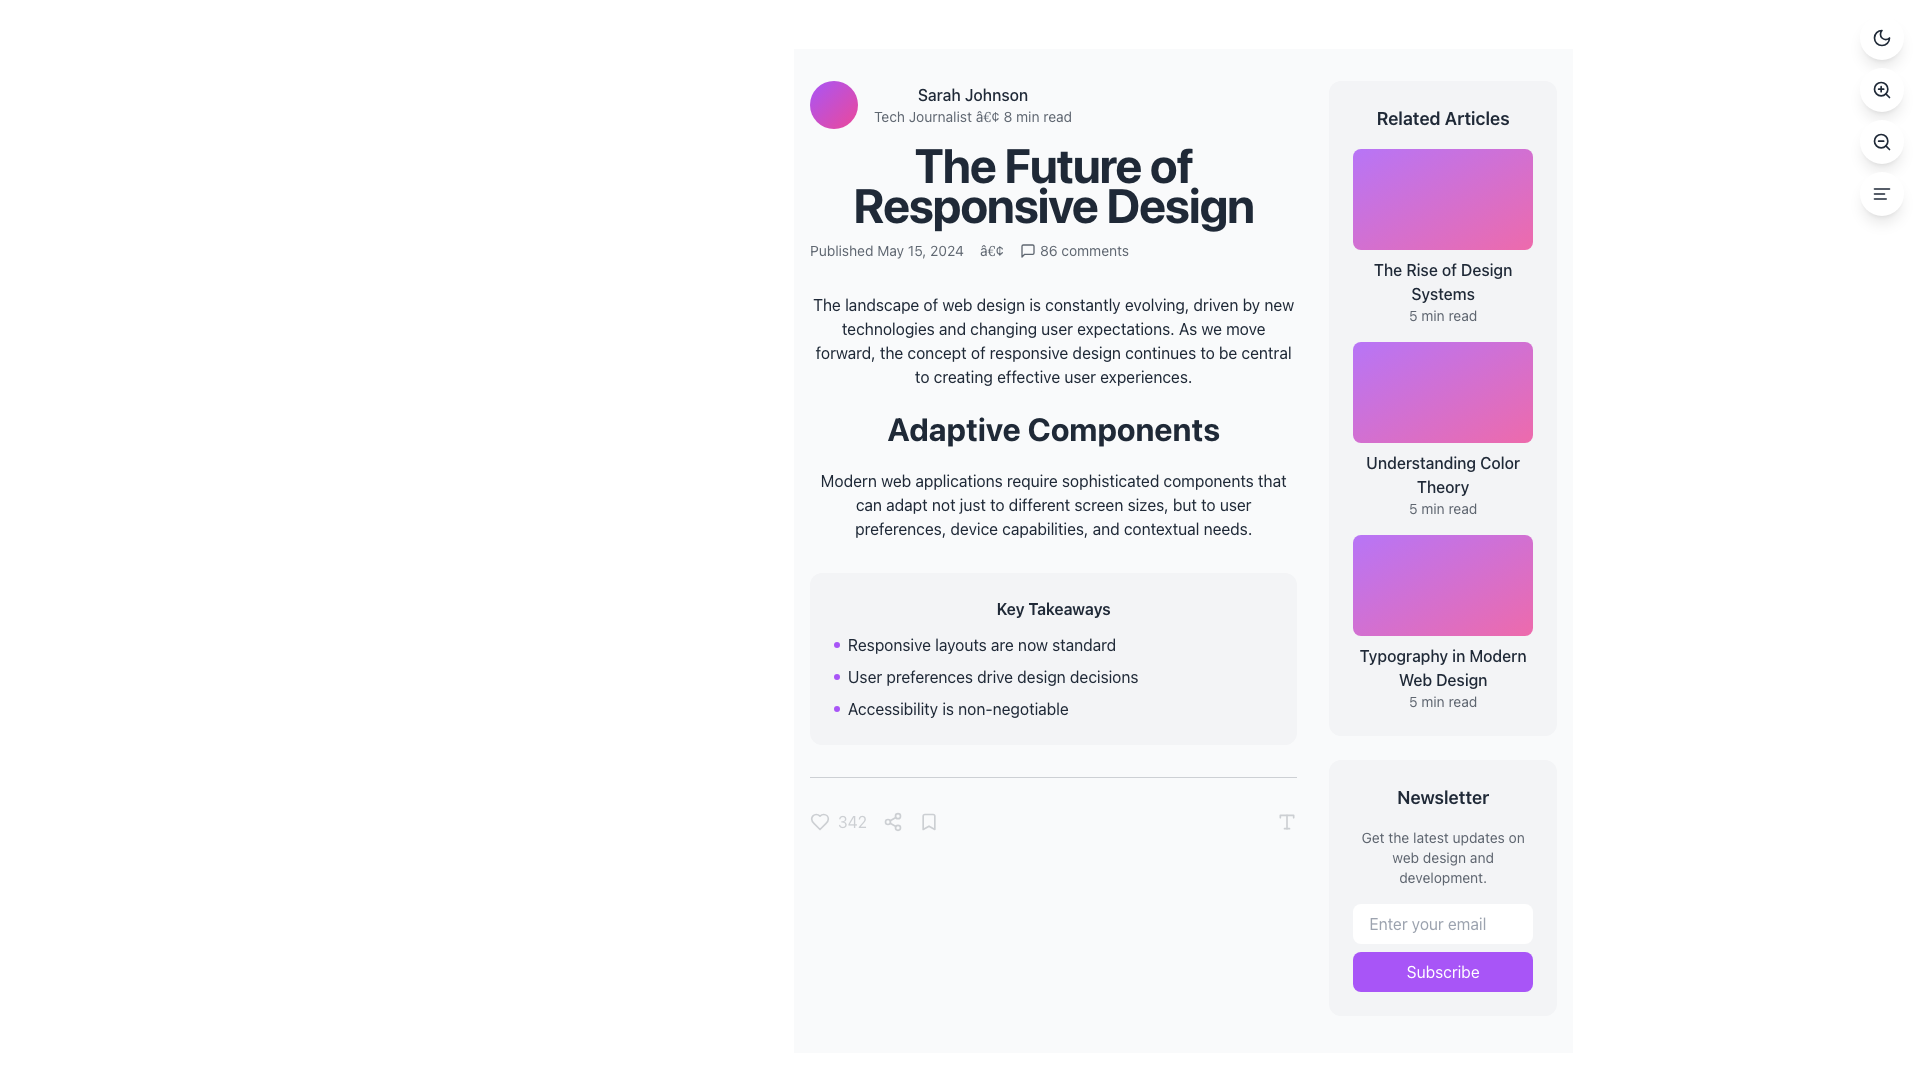 The image size is (1920, 1080). Describe the element at coordinates (1052, 185) in the screenshot. I see `the large, bold headline reading 'The Future of Responsive Design', which is prominently displayed in the upper-central part of the interface` at that location.